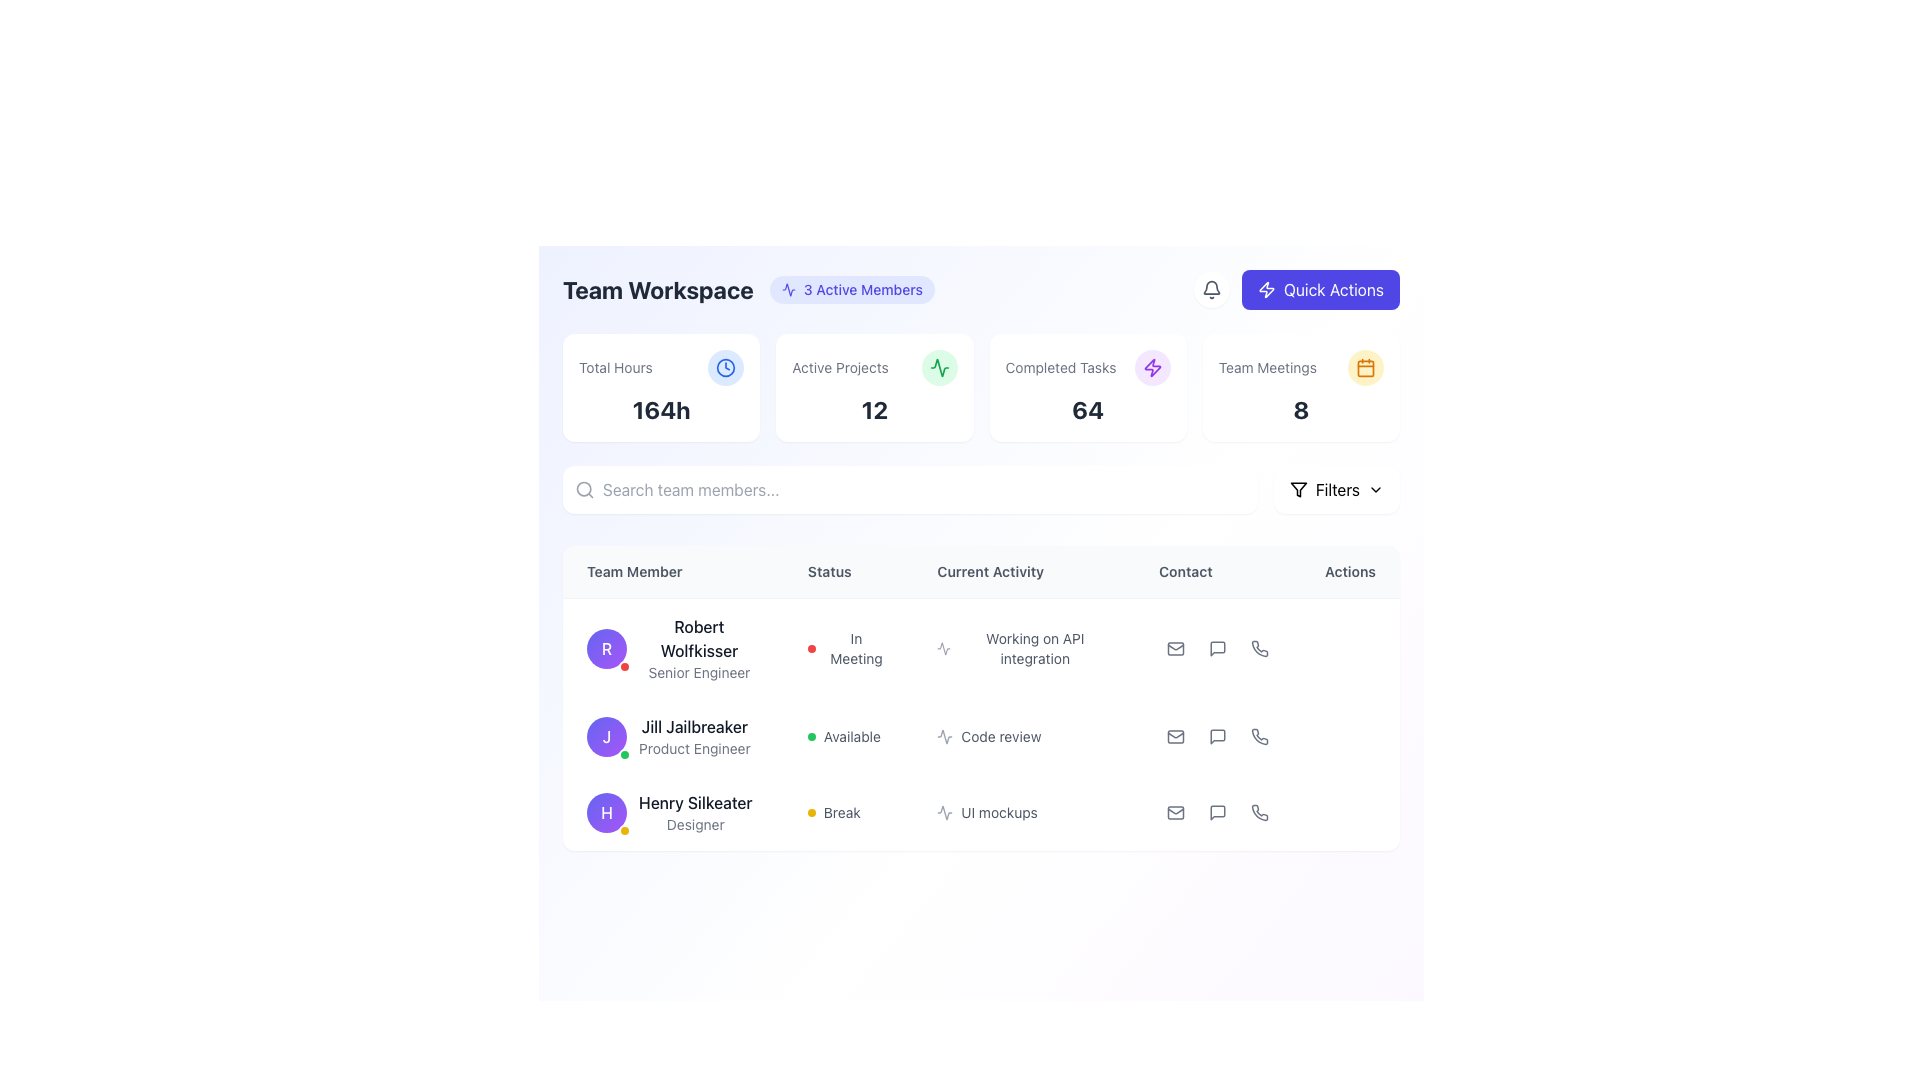  What do you see at coordinates (1217, 813) in the screenshot?
I see `the Icon button in the 'Actions' section of the last visible row` at bounding box center [1217, 813].